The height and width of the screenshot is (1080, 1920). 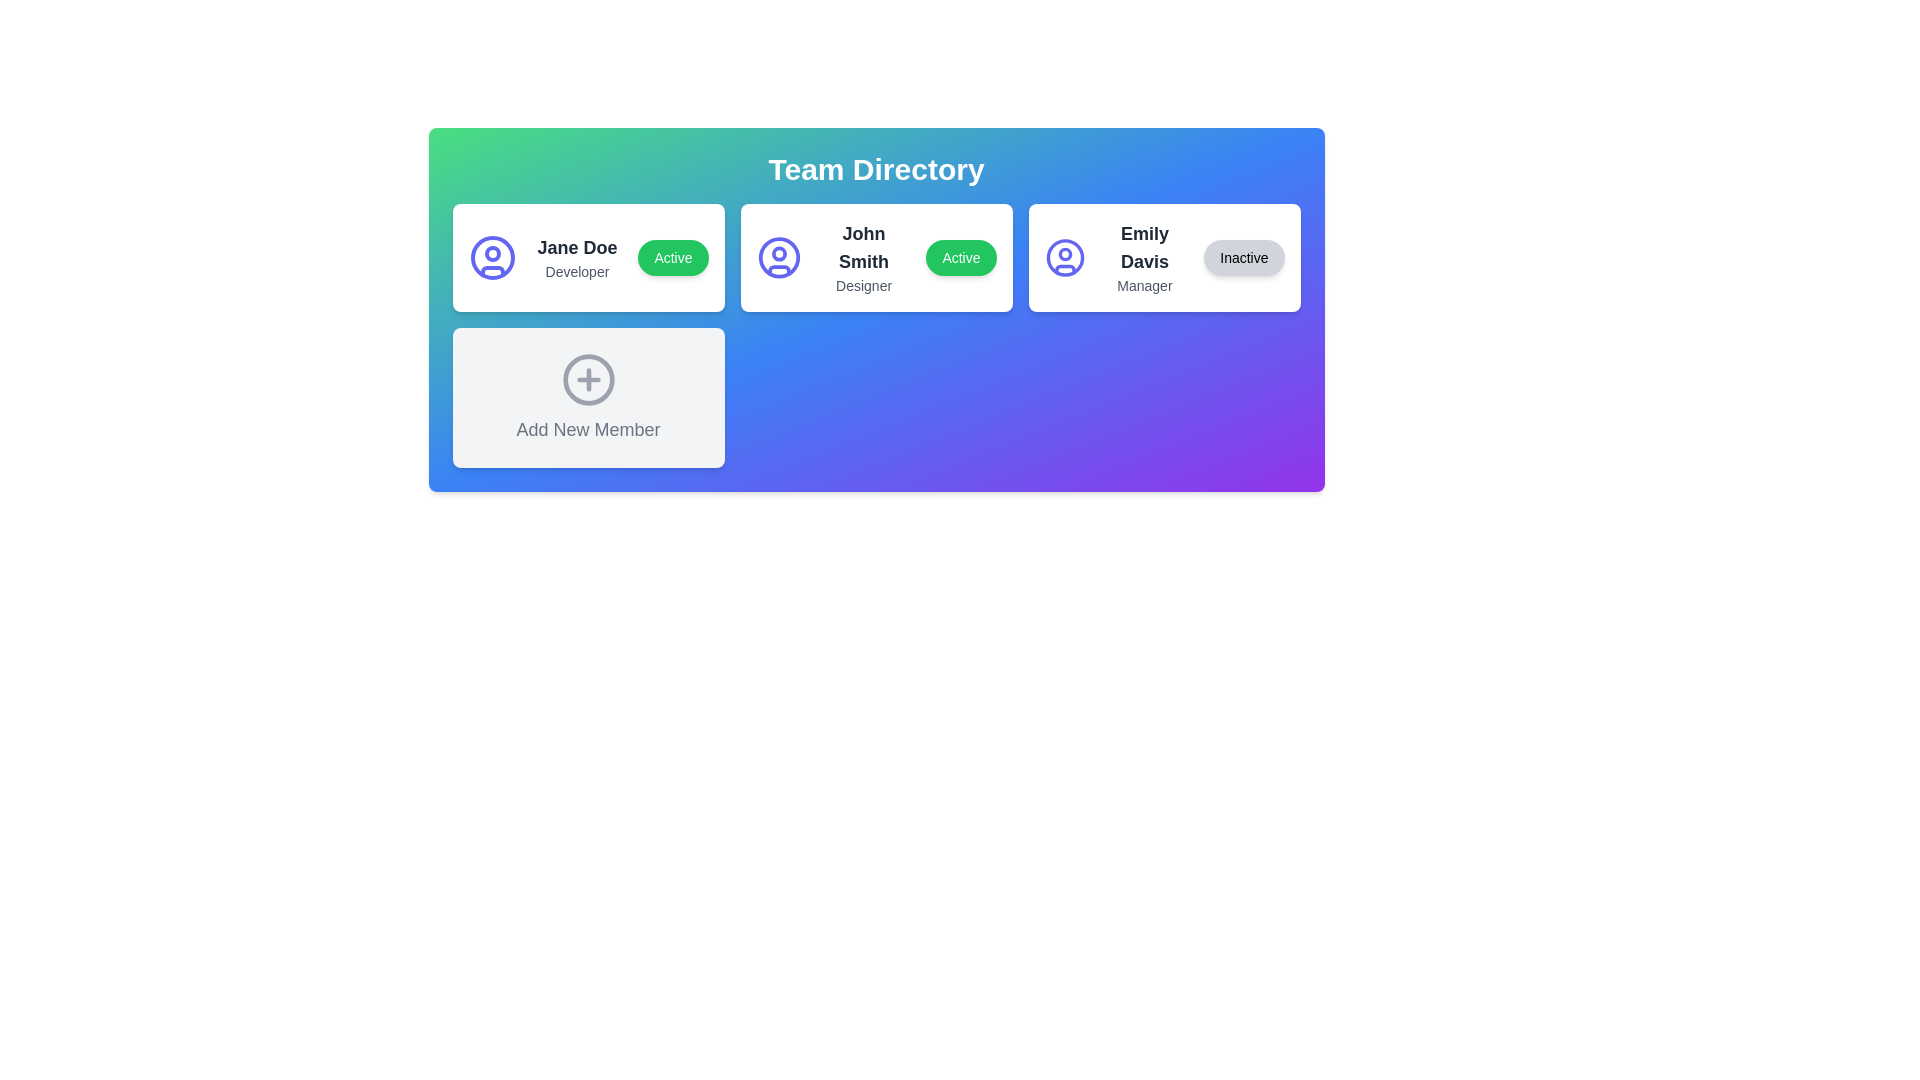 I want to click on the descriptive text label indicating the function associated with the add new member icon, located in the lower left area of the Team Directory interface, so click(x=587, y=428).